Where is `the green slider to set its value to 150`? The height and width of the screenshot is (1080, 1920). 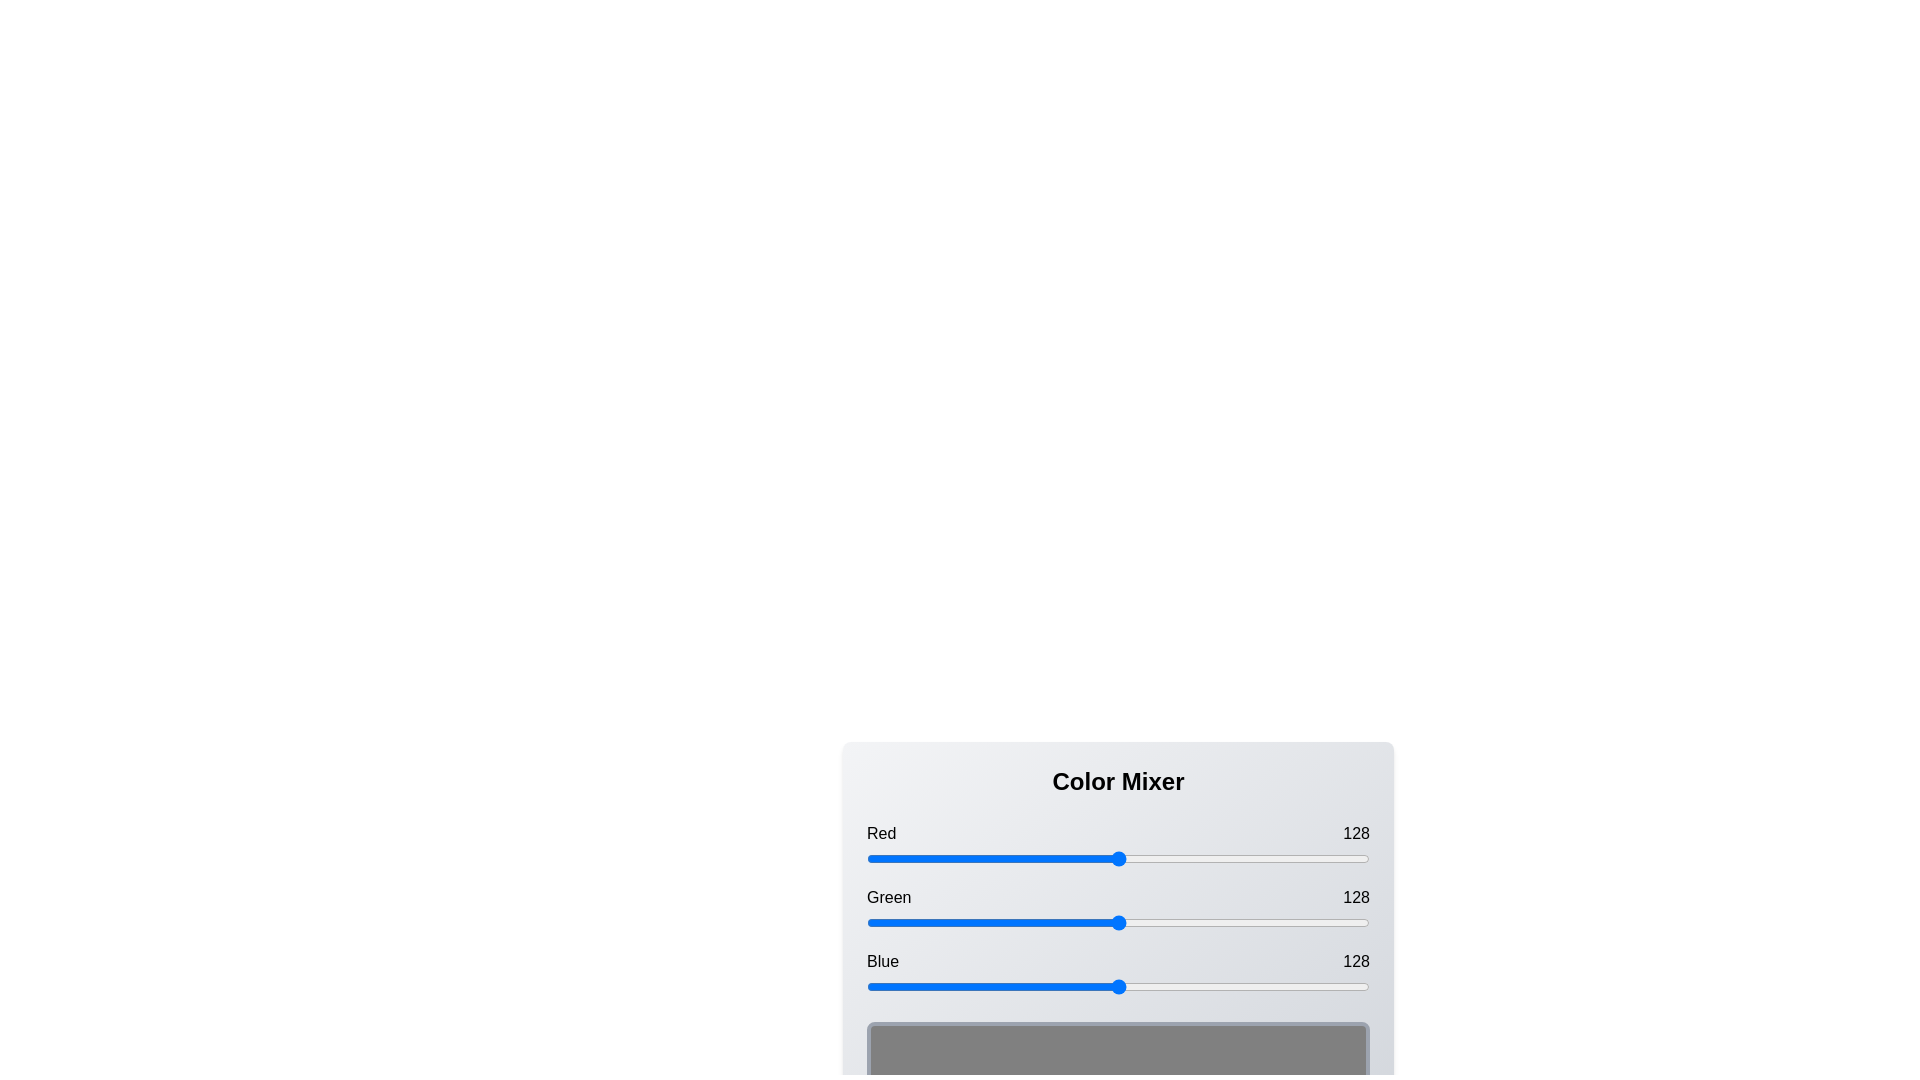
the green slider to set its value to 150 is located at coordinates (1162, 922).